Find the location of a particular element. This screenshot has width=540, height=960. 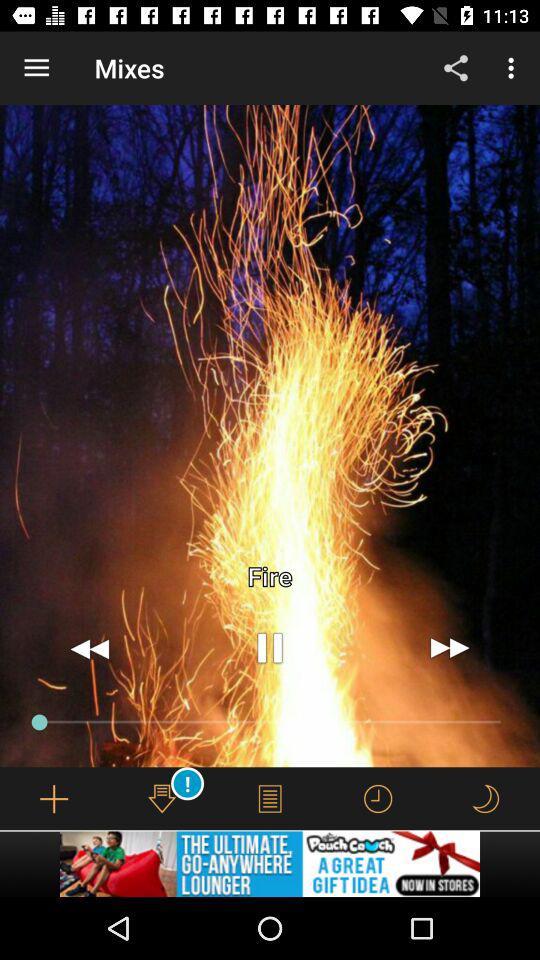

check time is located at coordinates (378, 798).